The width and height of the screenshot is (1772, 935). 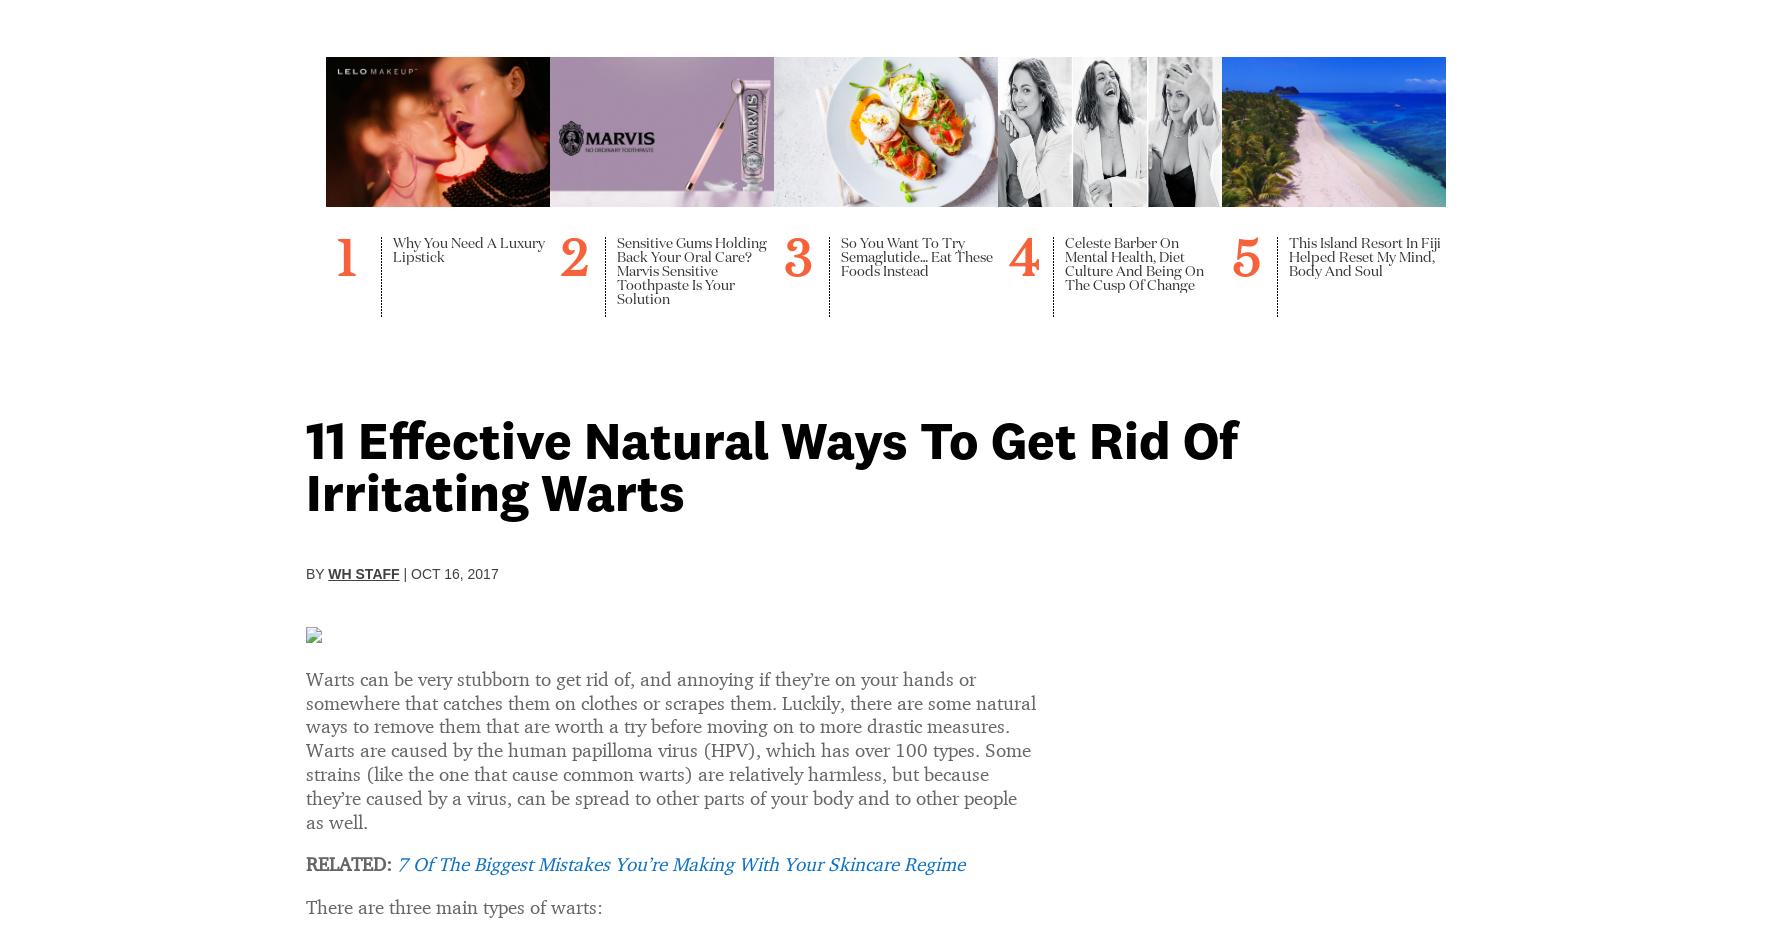 What do you see at coordinates (561, 234) in the screenshot?
I see `'2'` at bounding box center [561, 234].